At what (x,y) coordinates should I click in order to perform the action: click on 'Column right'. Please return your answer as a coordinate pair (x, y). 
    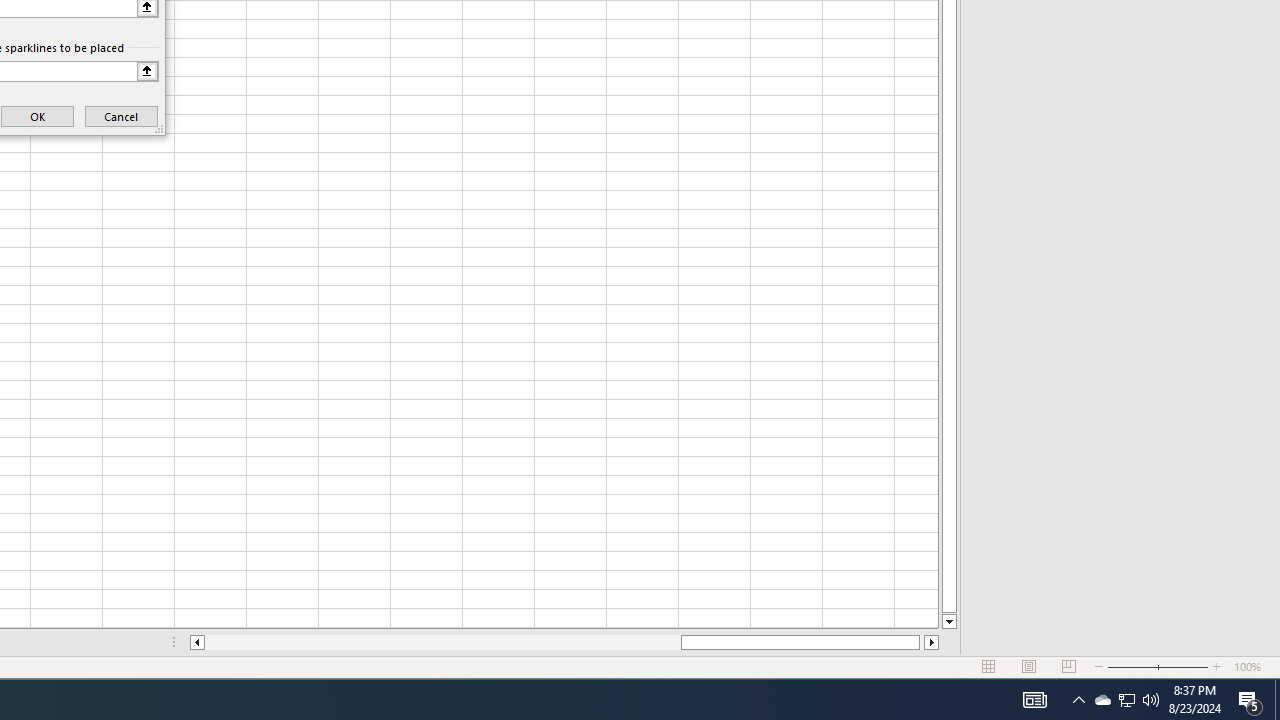
    Looking at the image, I should click on (931, 642).